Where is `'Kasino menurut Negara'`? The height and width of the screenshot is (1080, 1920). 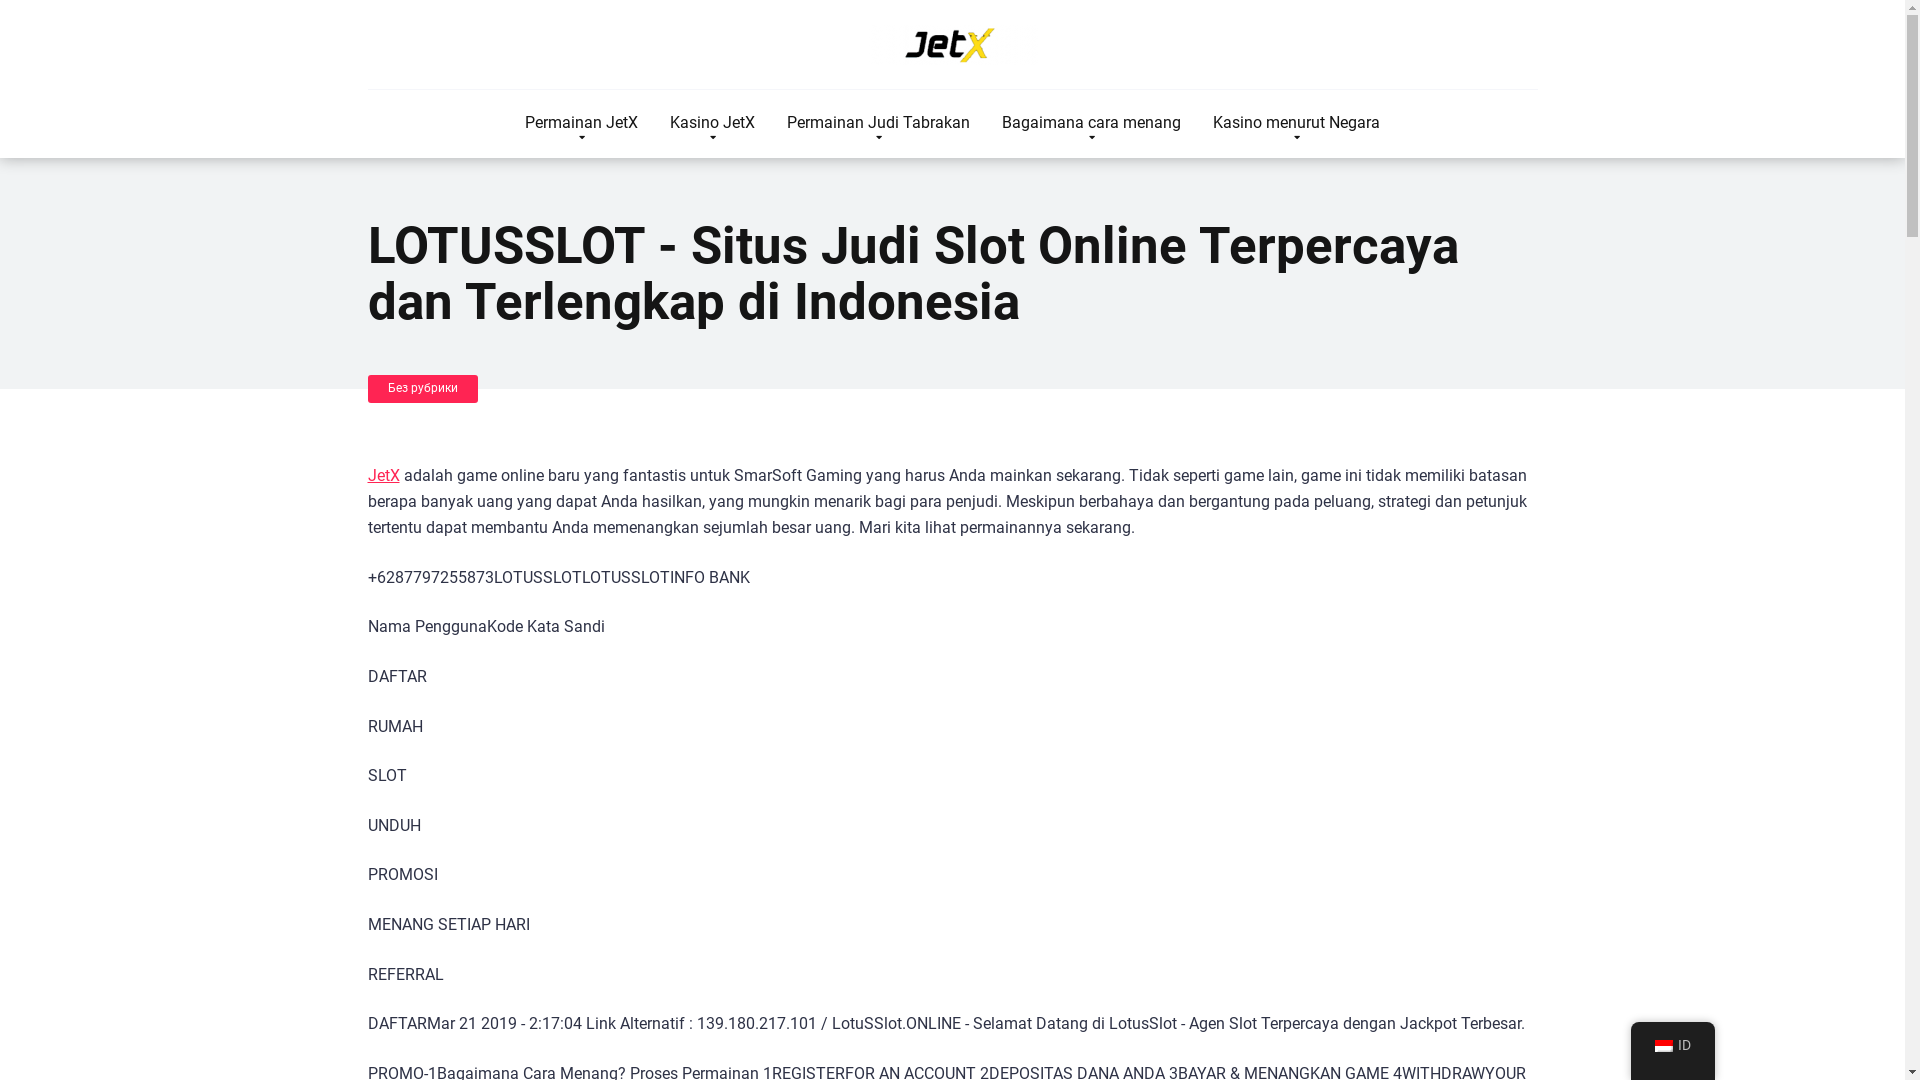 'Kasino menurut Negara' is located at coordinates (1296, 123).